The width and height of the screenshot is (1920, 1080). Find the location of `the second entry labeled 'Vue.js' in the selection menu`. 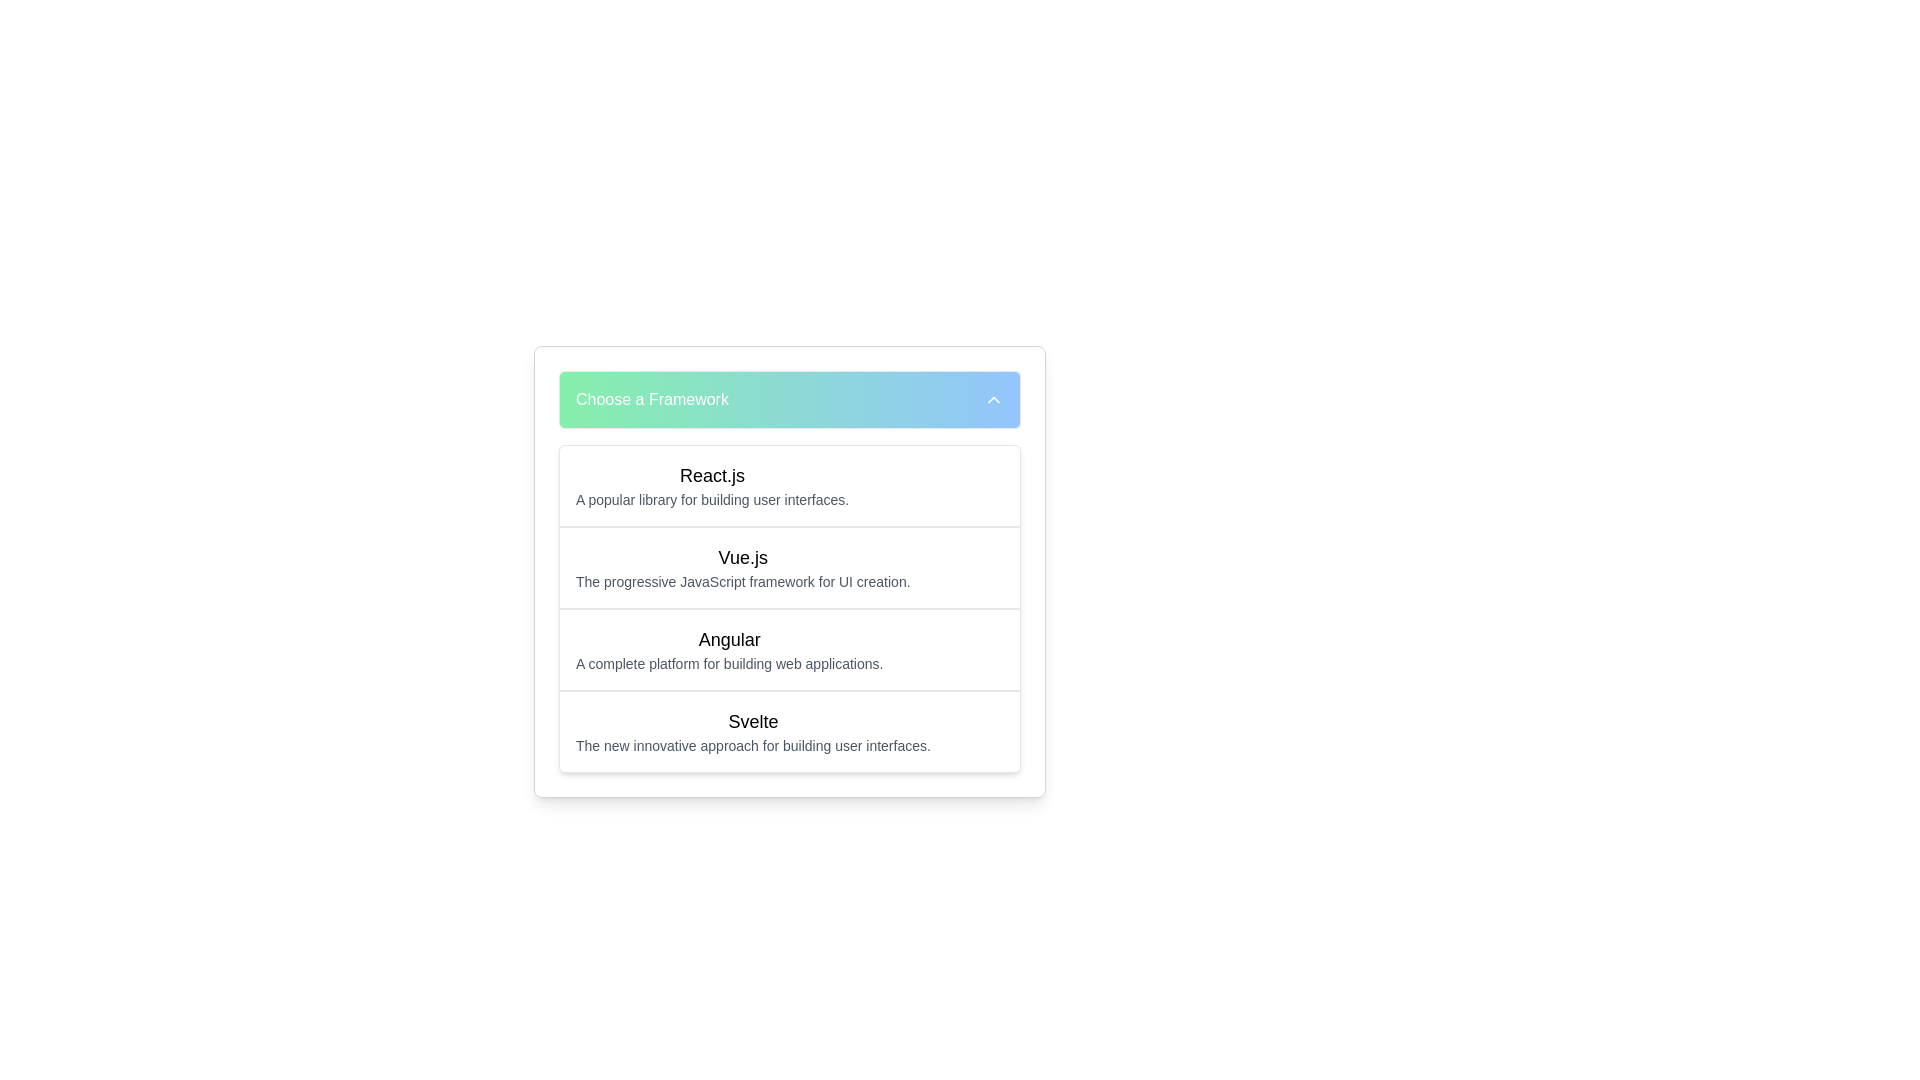

the second entry labeled 'Vue.js' in the selection menu is located at coordinates (742, 567).